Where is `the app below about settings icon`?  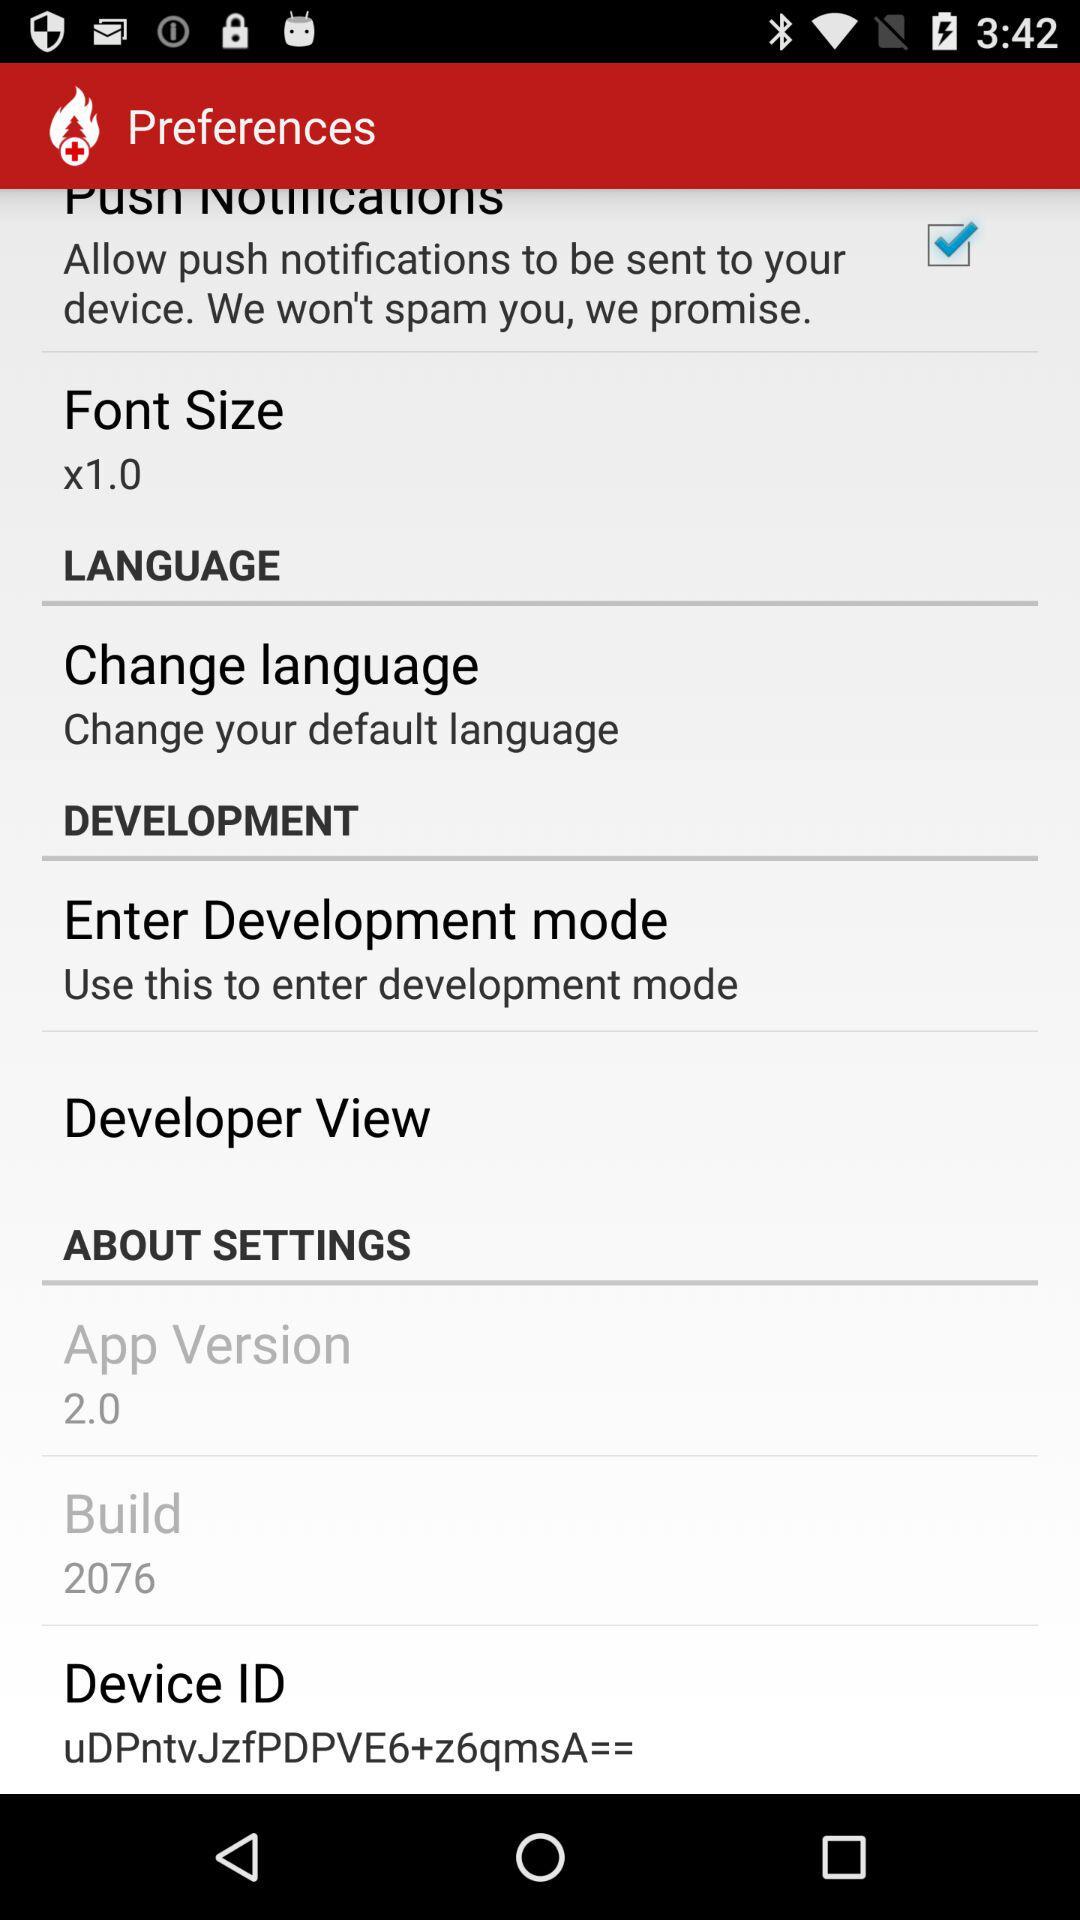 the app below about settings icon is located at coordinates (207, 1342).